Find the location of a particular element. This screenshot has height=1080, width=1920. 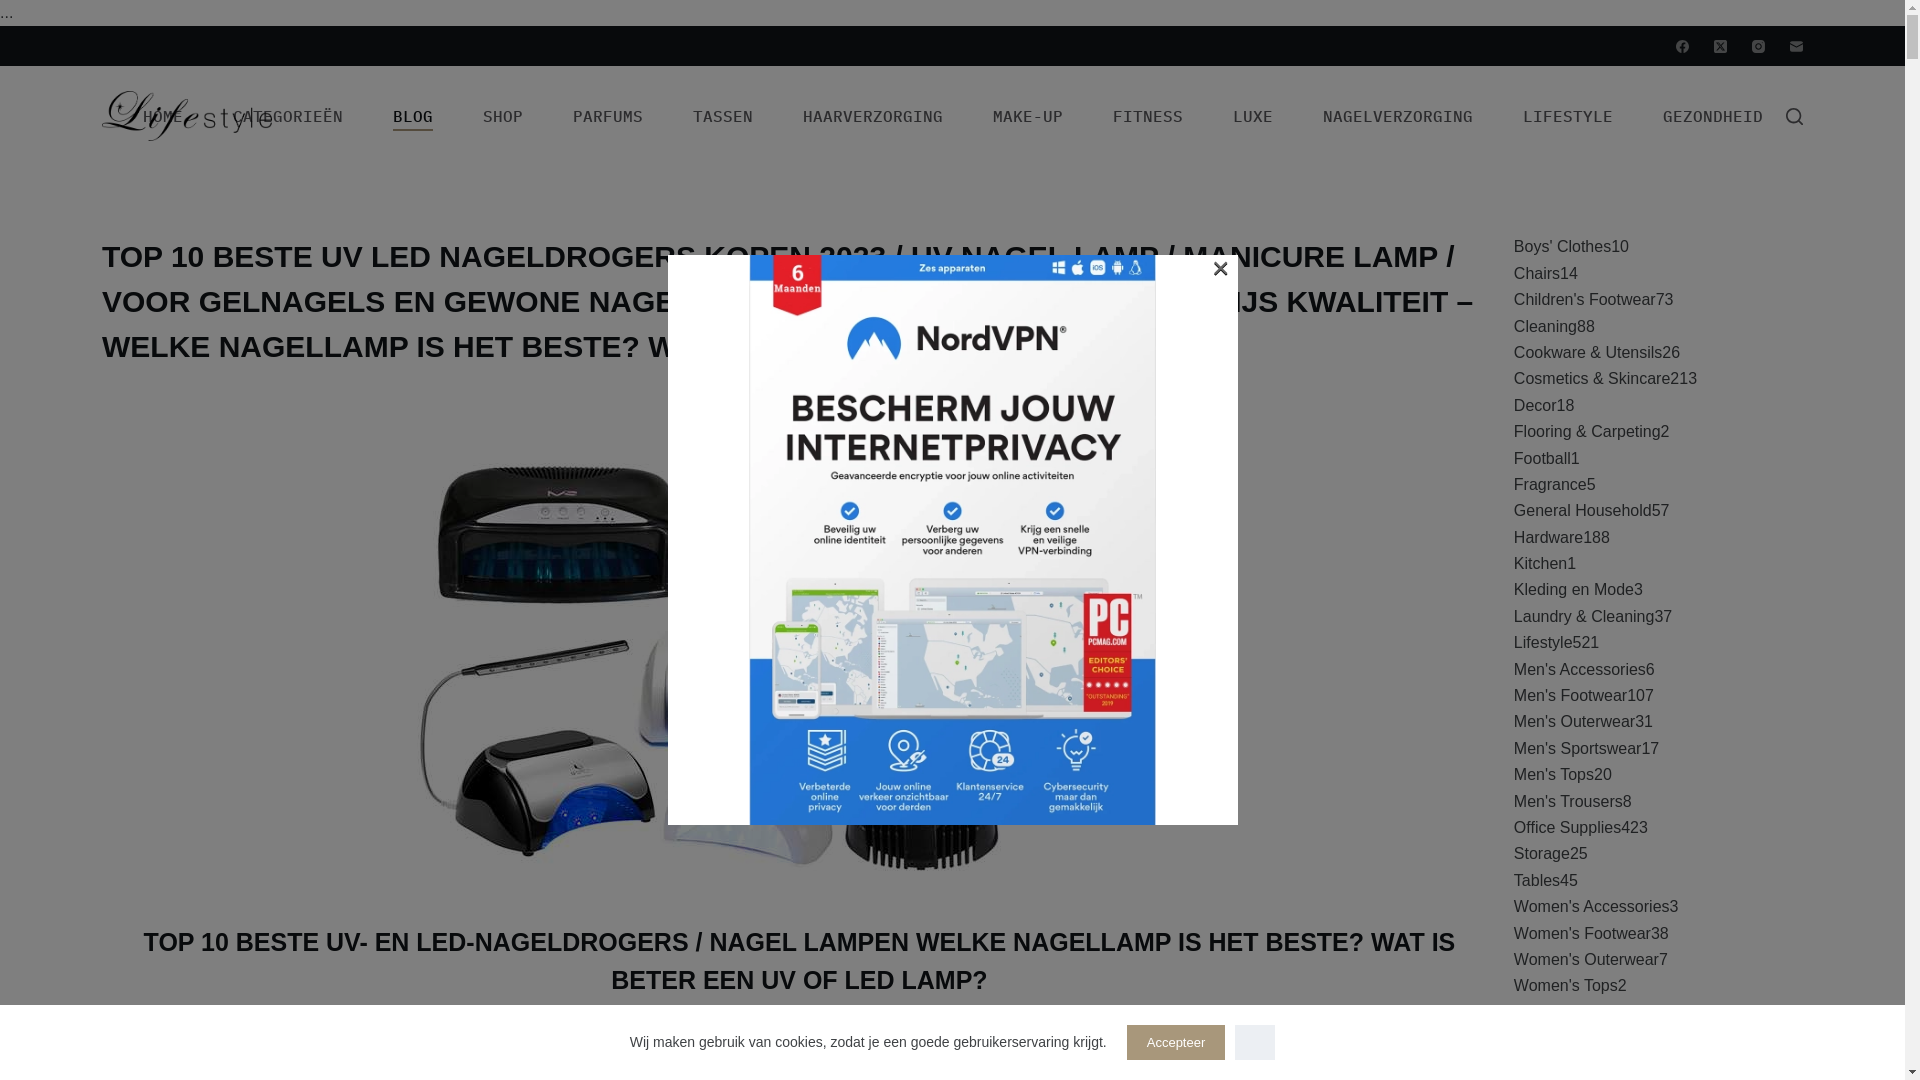

'Men's Sportswear' is located at coordinates (1577, 748).